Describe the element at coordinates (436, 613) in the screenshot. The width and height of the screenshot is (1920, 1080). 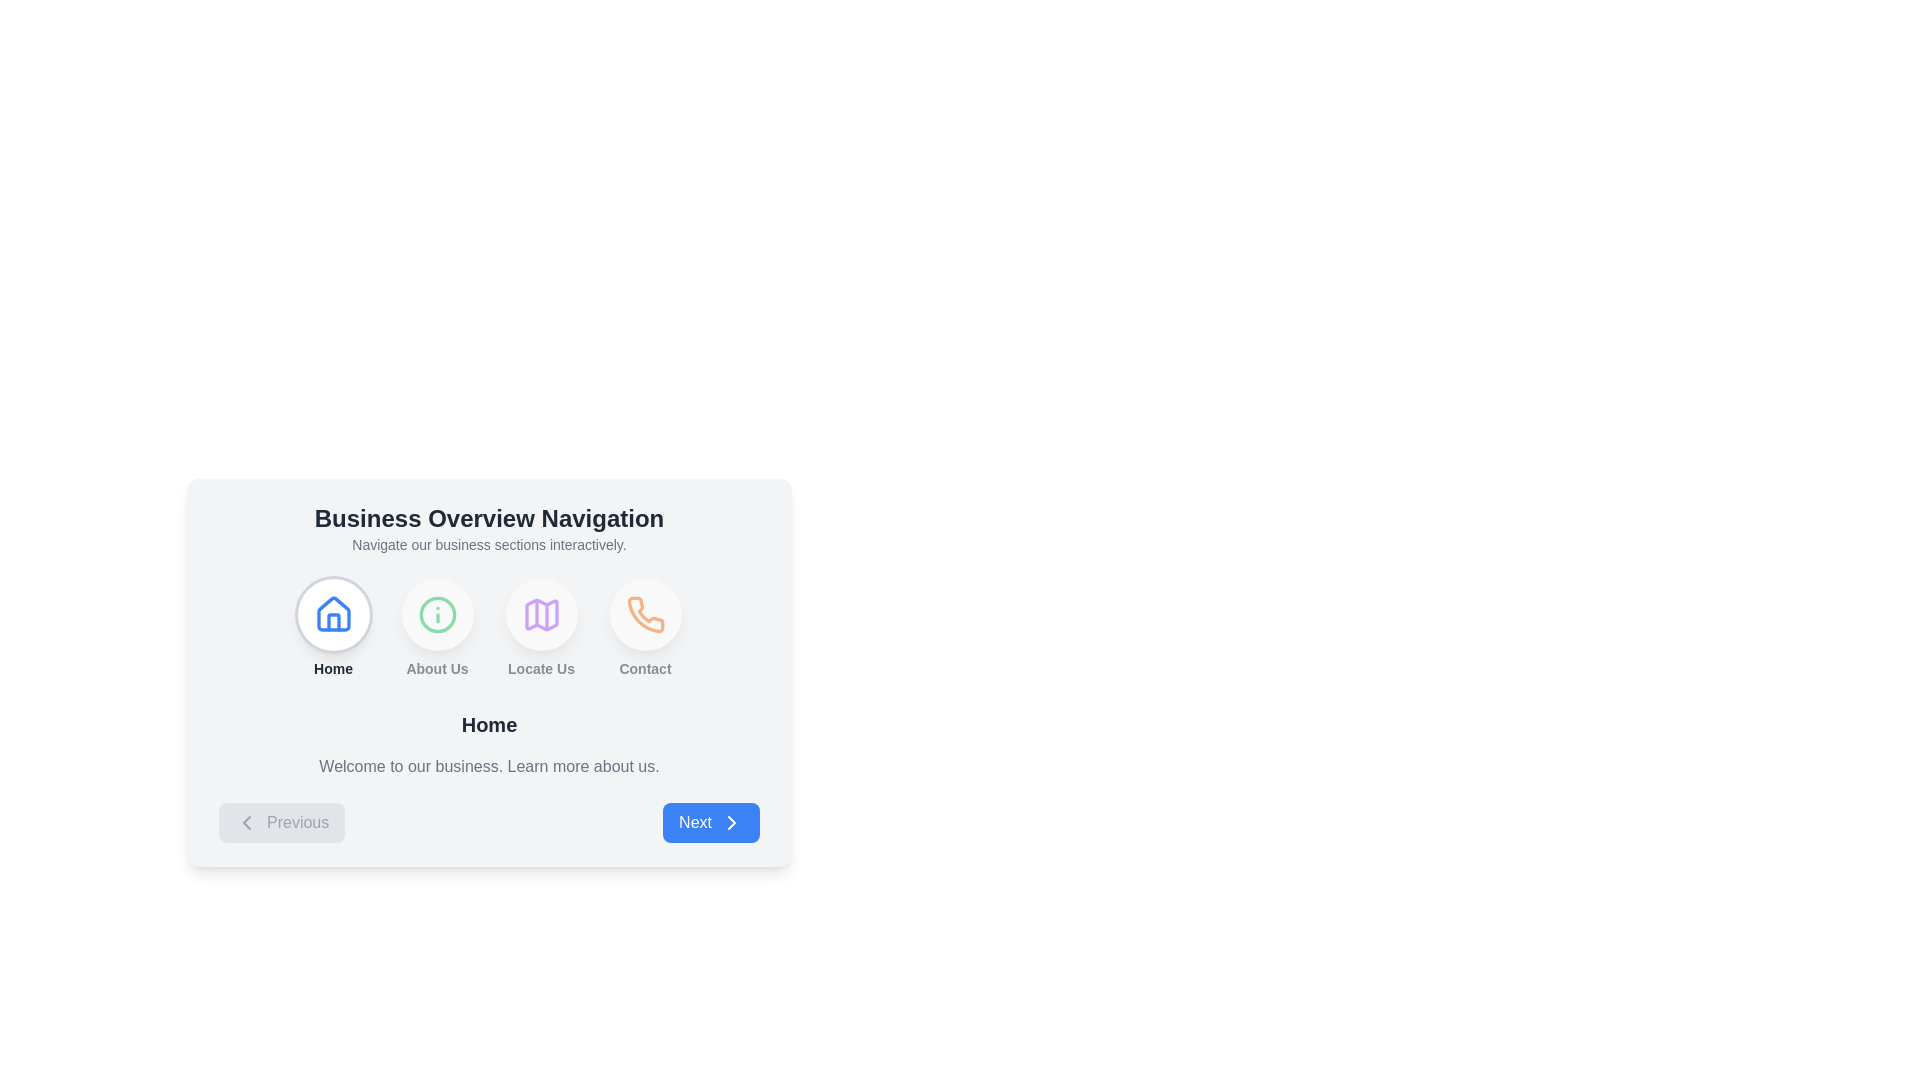
I see `the 'About Us' IconButton in the navigation section` at that location.